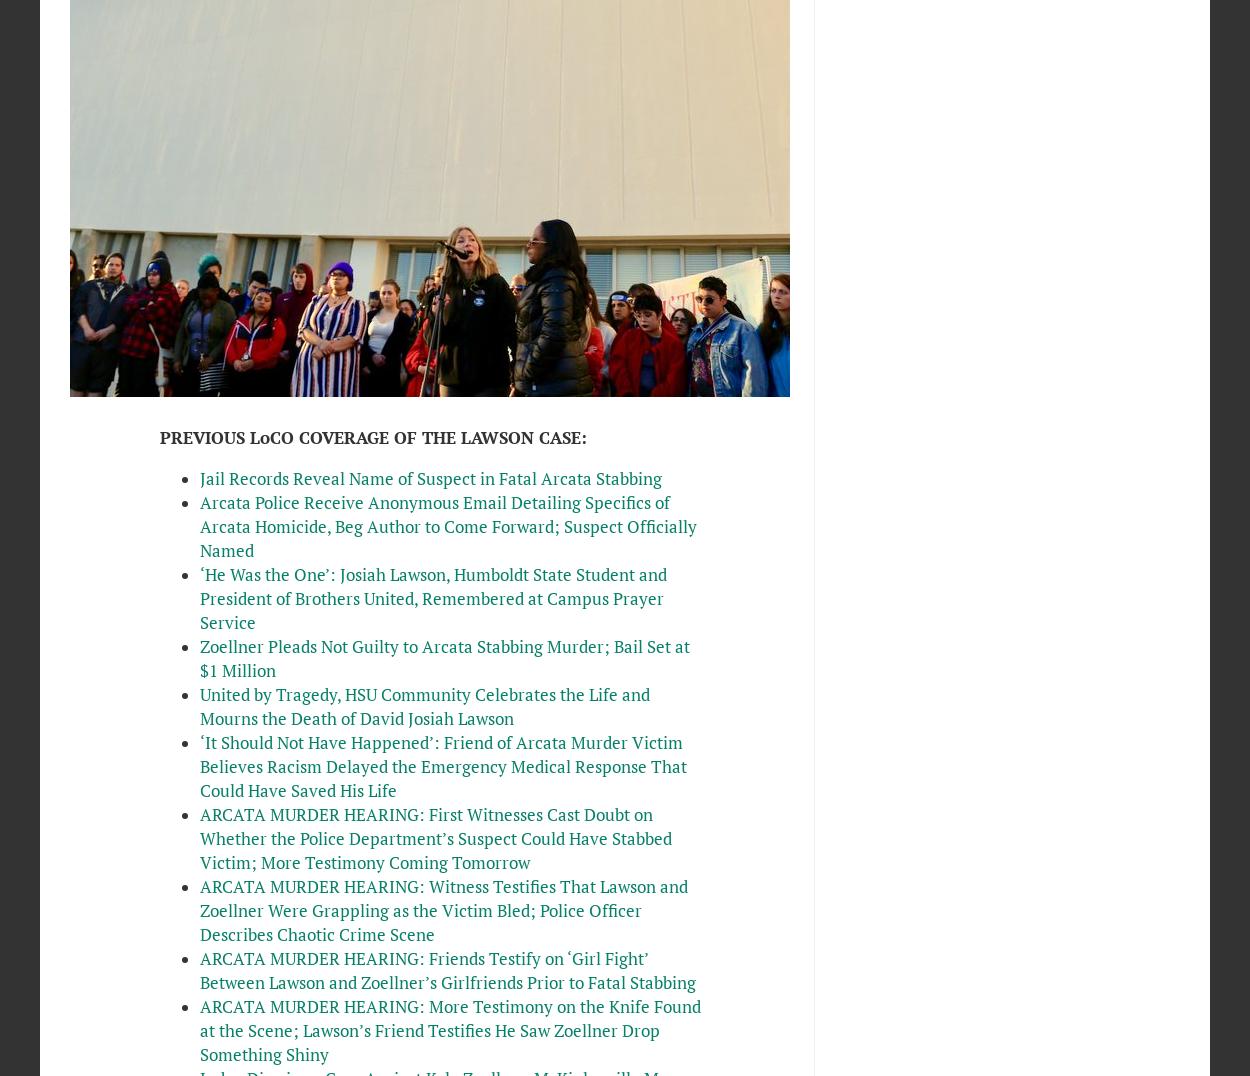 This screenshot has width=1250, height=1076. Describe the element at coordinates (446, 527) in the screenshot. I see `'Arcata Police Receive Anonymous Email Detailing Specifics of Arcata Homicide, Beg Author to Come Forward; Suspect Officially Named'` at that location.